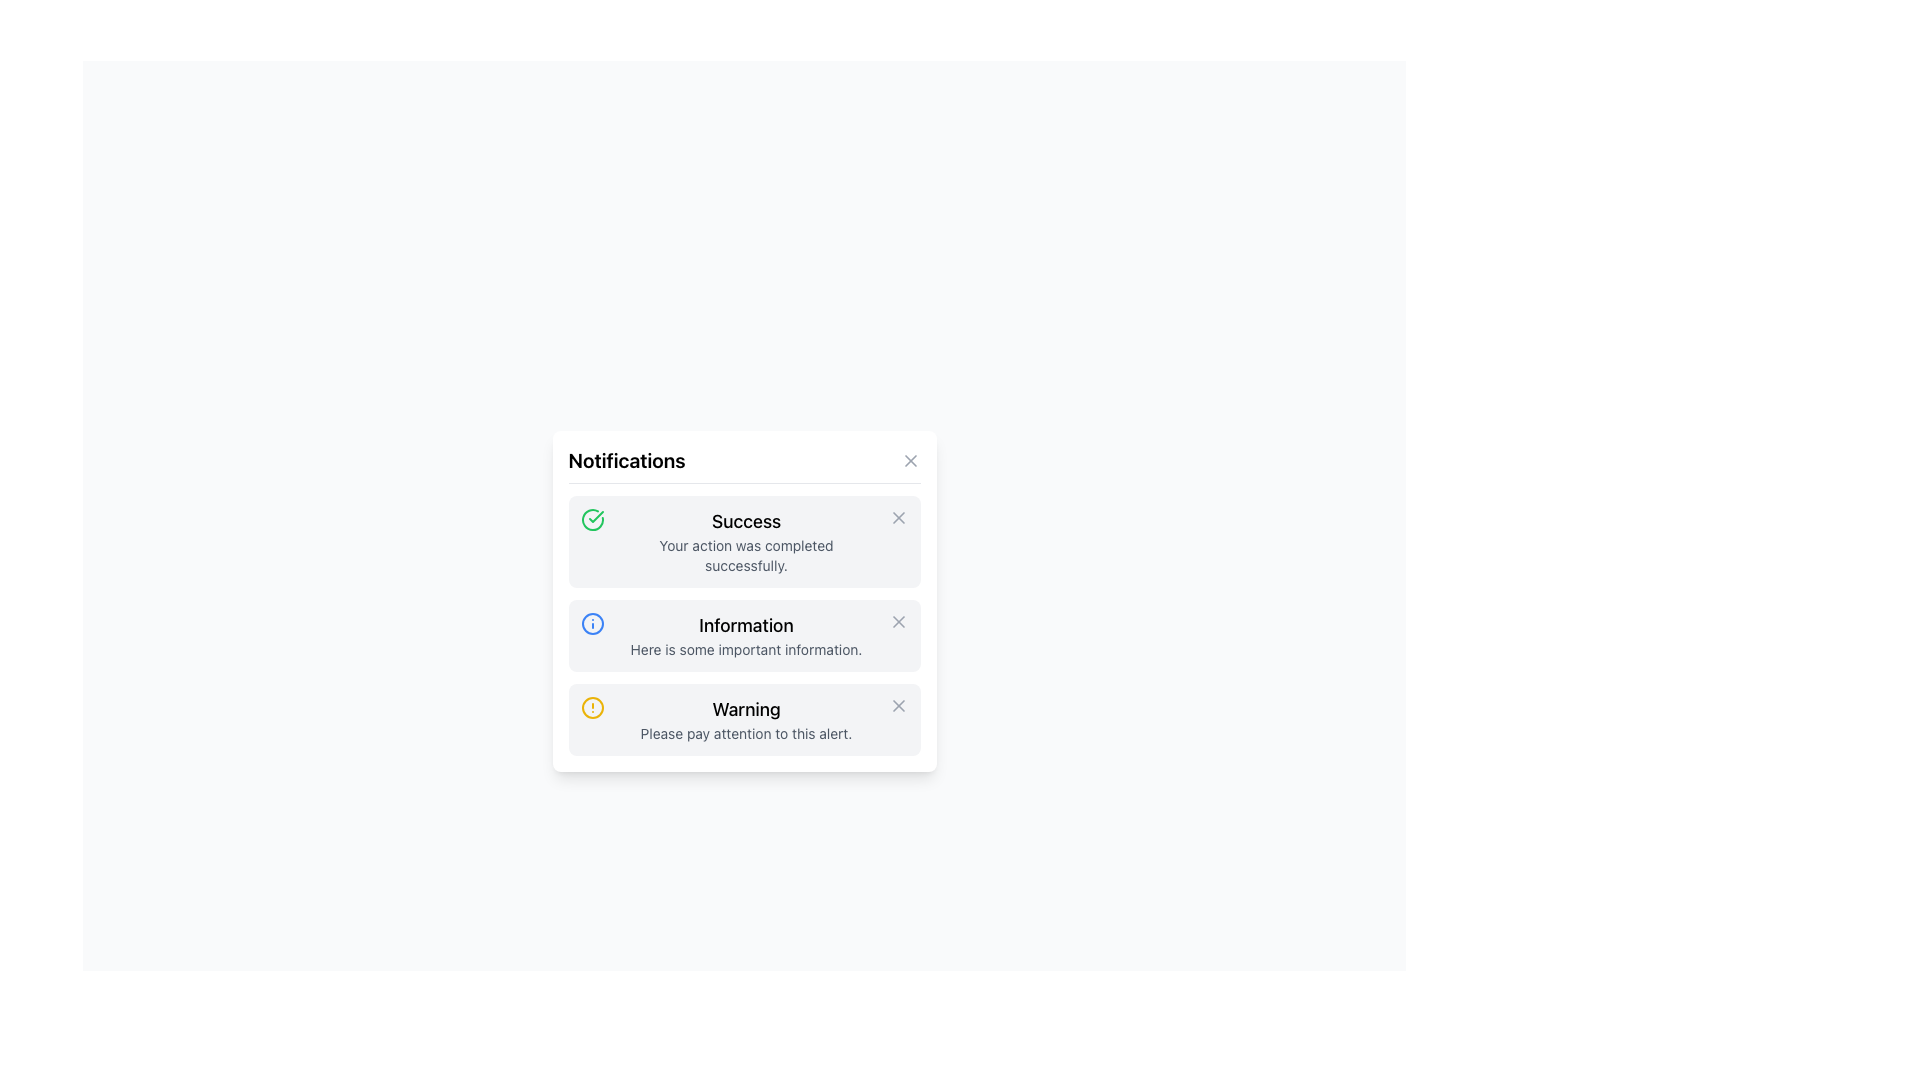  Describe the element at coordinates (897, 620) in the screenshot. I see `the small square-shaped close button with an 'X' icon located in the top-right corner of the 'Information' notification card to trigger the hover effect that changes its color` at that location.